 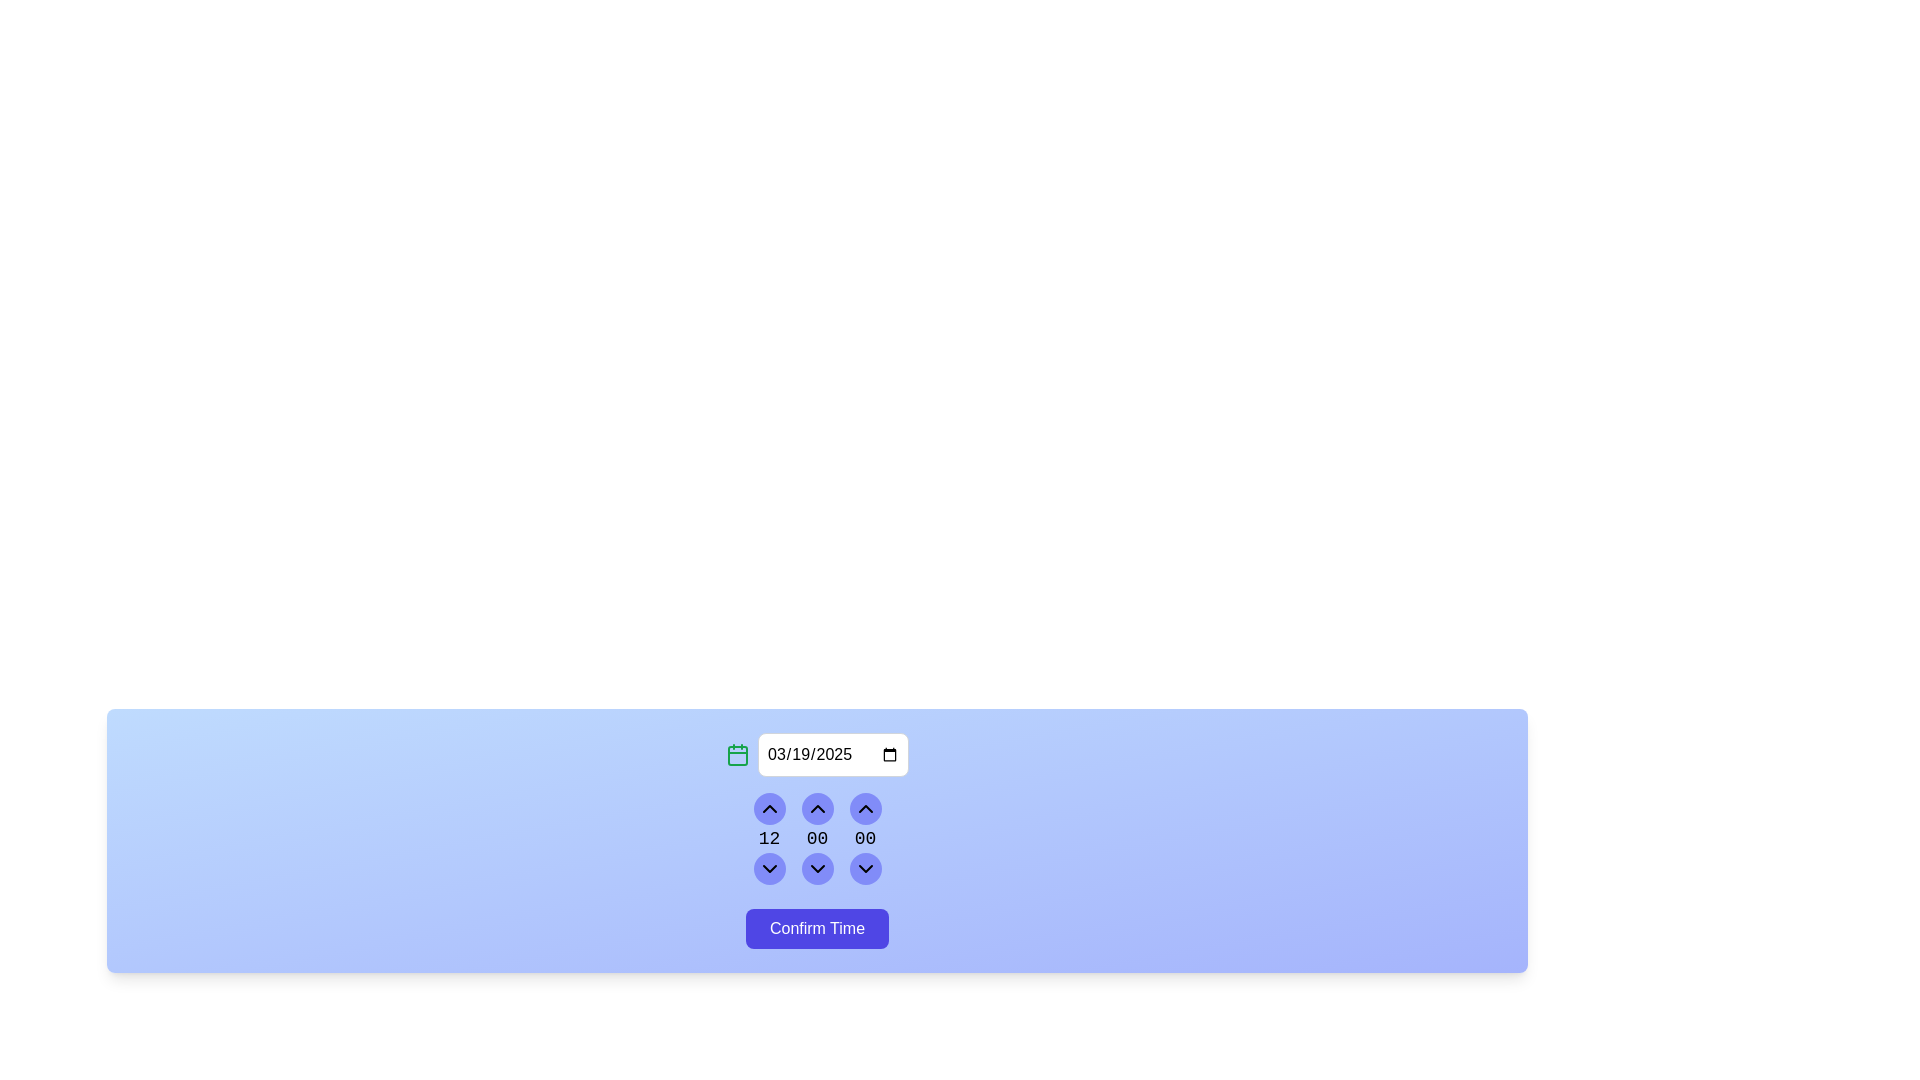 I want to click on the upward control button for increasing the 'minutes' value in the time selection interface to observe hover effects, so click(x=865, y=808).